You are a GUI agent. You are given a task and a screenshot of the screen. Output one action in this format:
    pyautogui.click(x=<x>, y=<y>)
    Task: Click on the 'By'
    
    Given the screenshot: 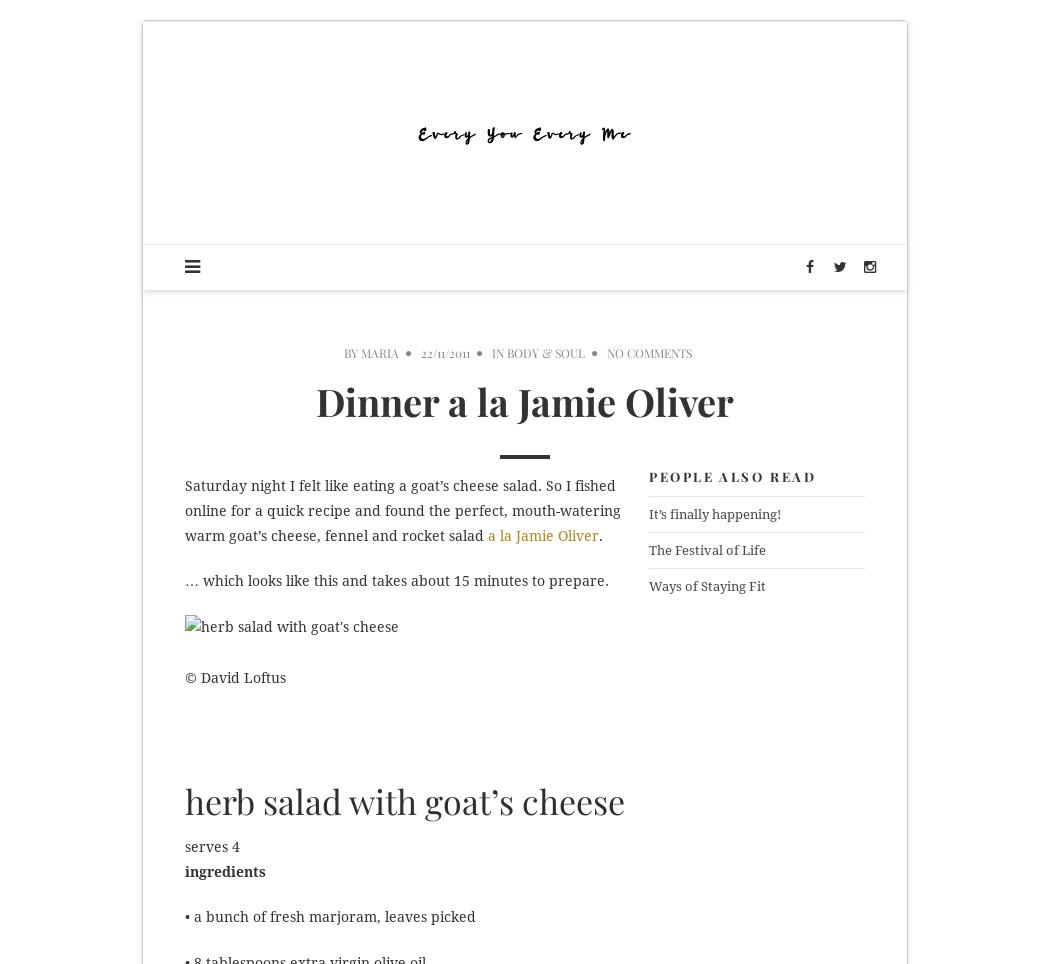 What is the action you would take?
    pyautogui.click(x=351, y=352)
    